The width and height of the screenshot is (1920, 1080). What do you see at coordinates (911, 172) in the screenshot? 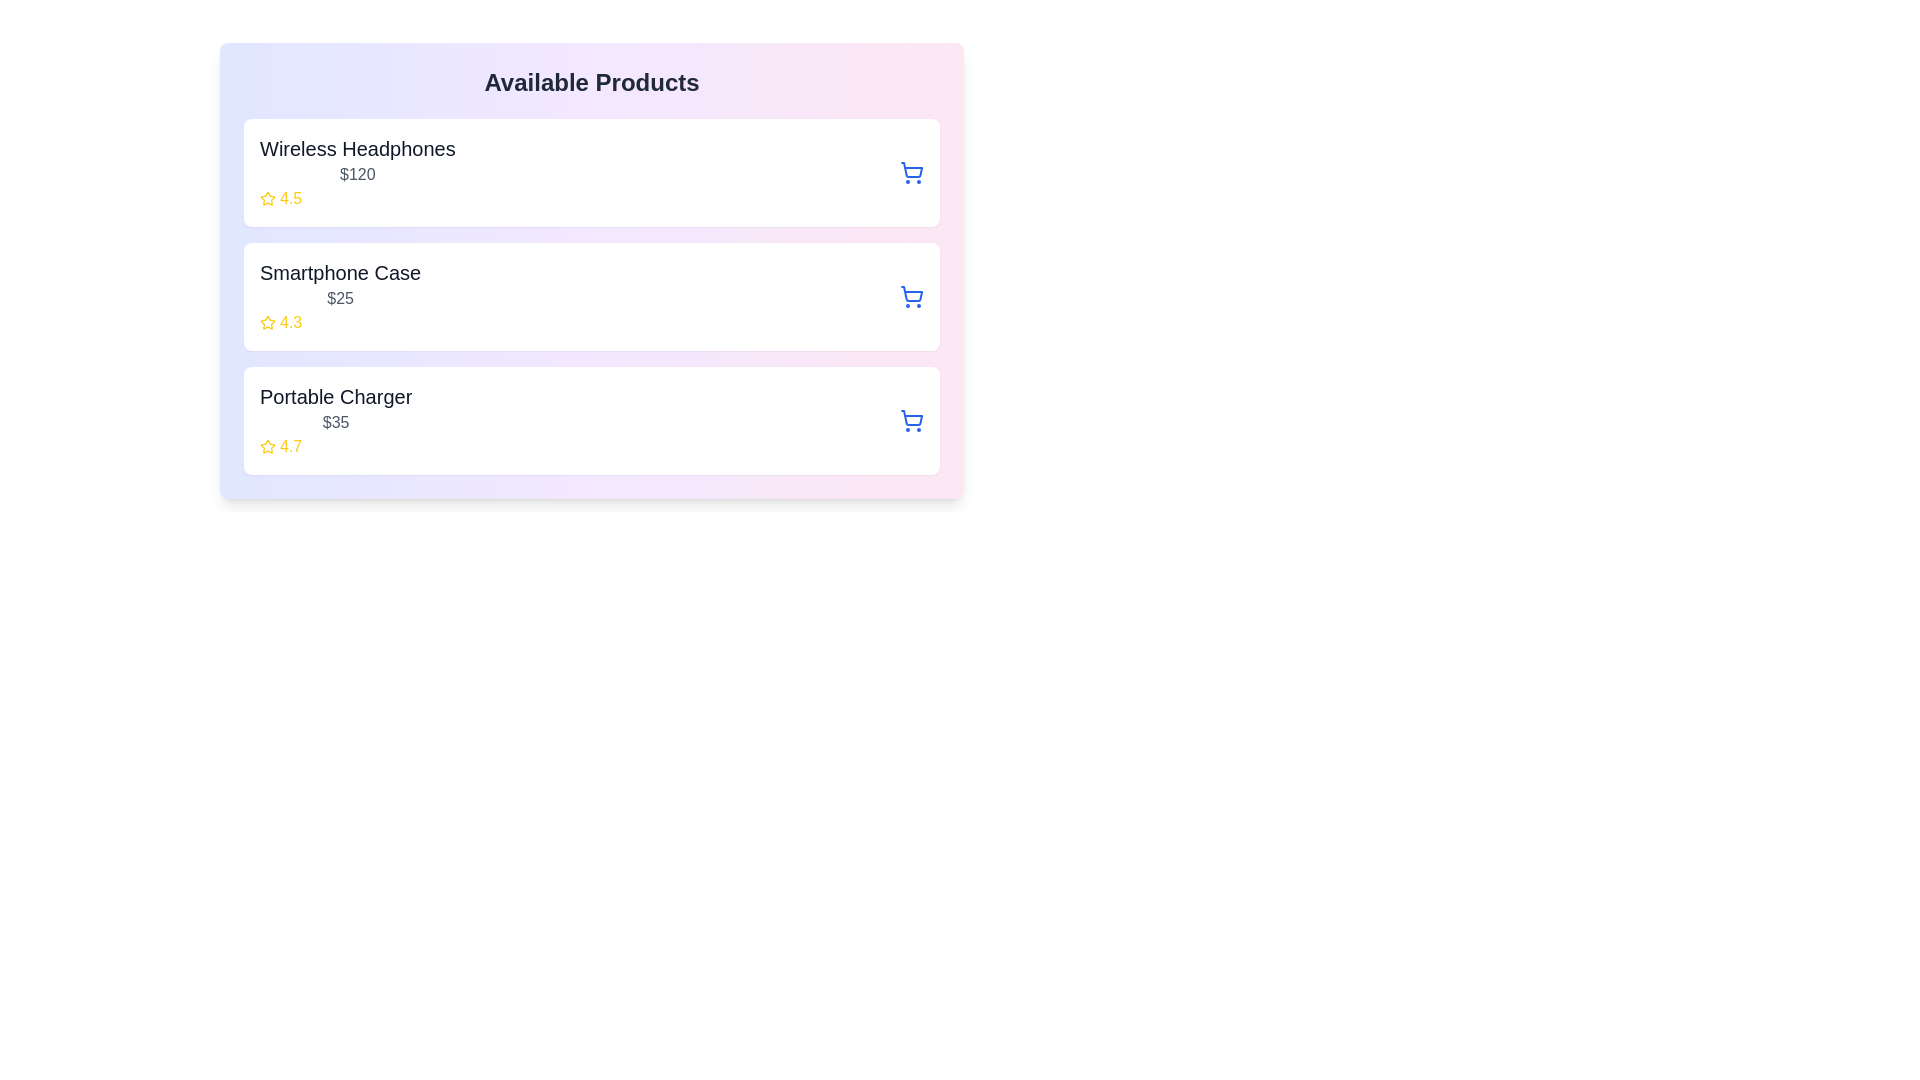
I see `cart button for the product Wireless Headphones` at bounding box center [911, 172].